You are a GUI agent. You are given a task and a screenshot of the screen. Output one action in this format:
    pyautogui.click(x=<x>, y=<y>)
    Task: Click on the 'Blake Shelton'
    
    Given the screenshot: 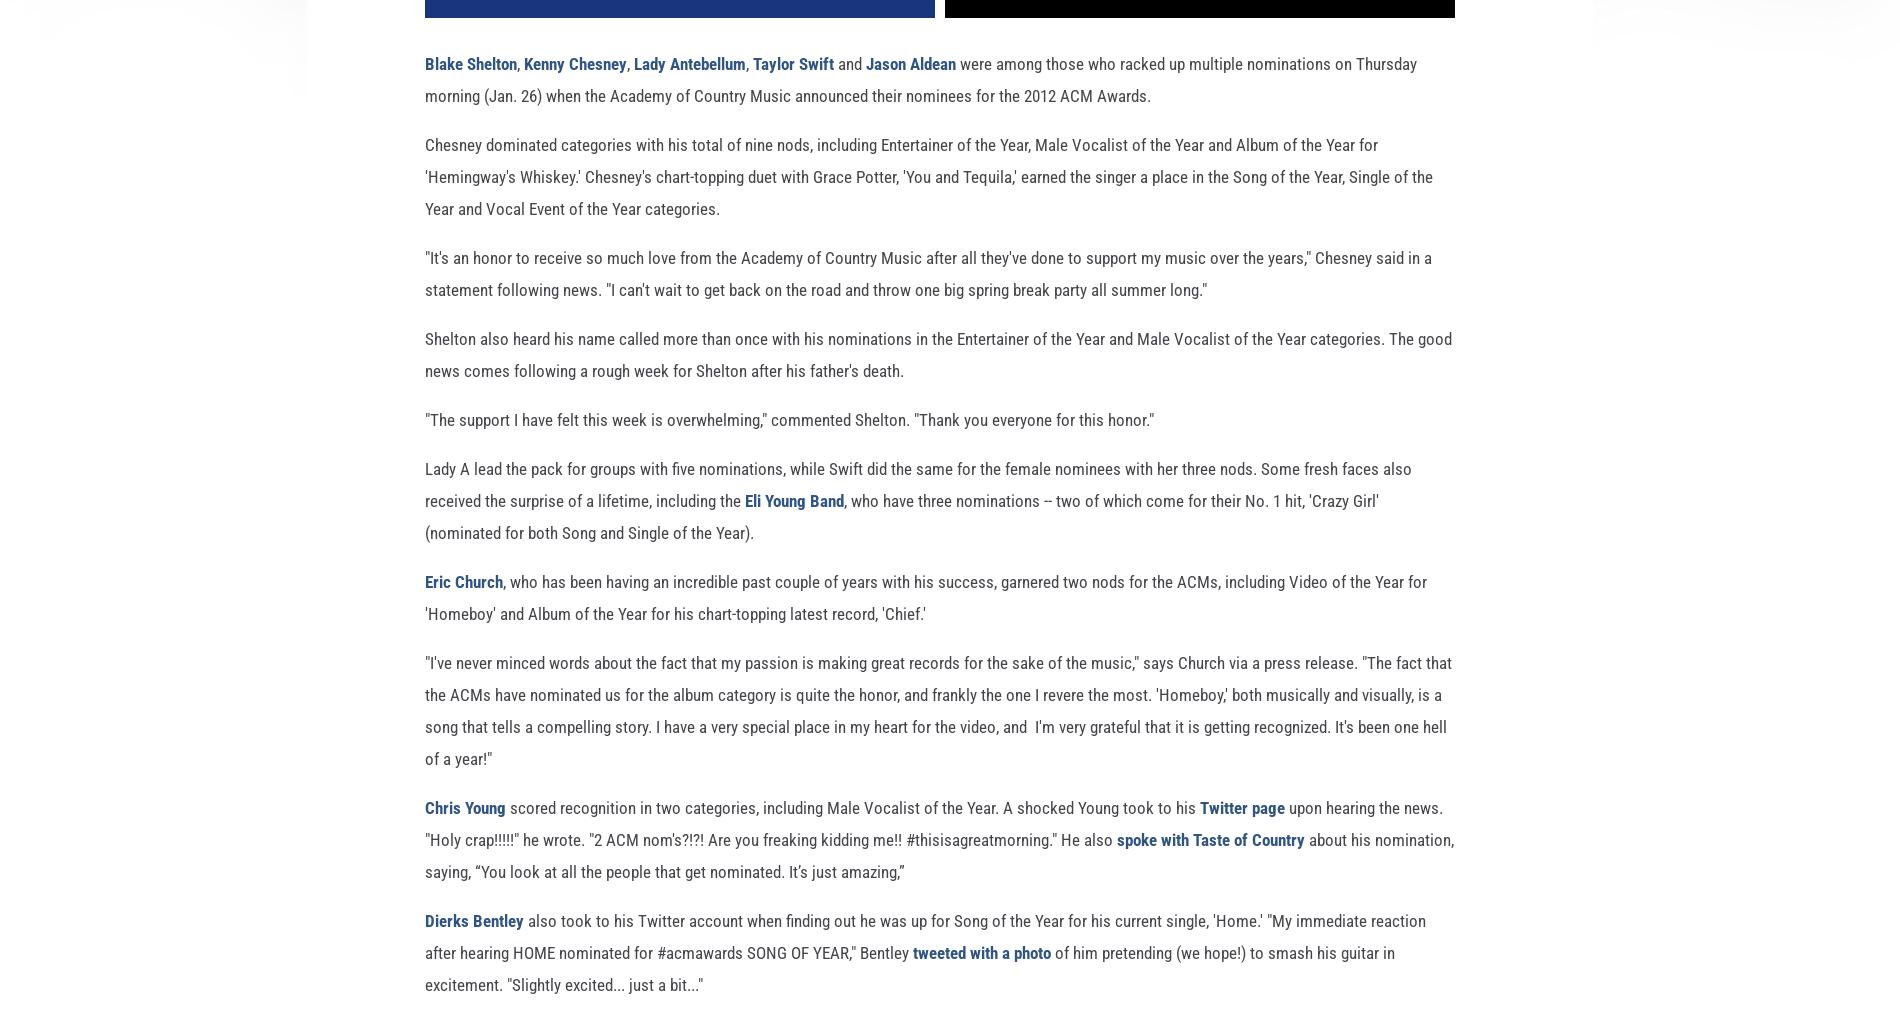 What is the action you would take?
    pyautogui.click(x=470, y=94)
    